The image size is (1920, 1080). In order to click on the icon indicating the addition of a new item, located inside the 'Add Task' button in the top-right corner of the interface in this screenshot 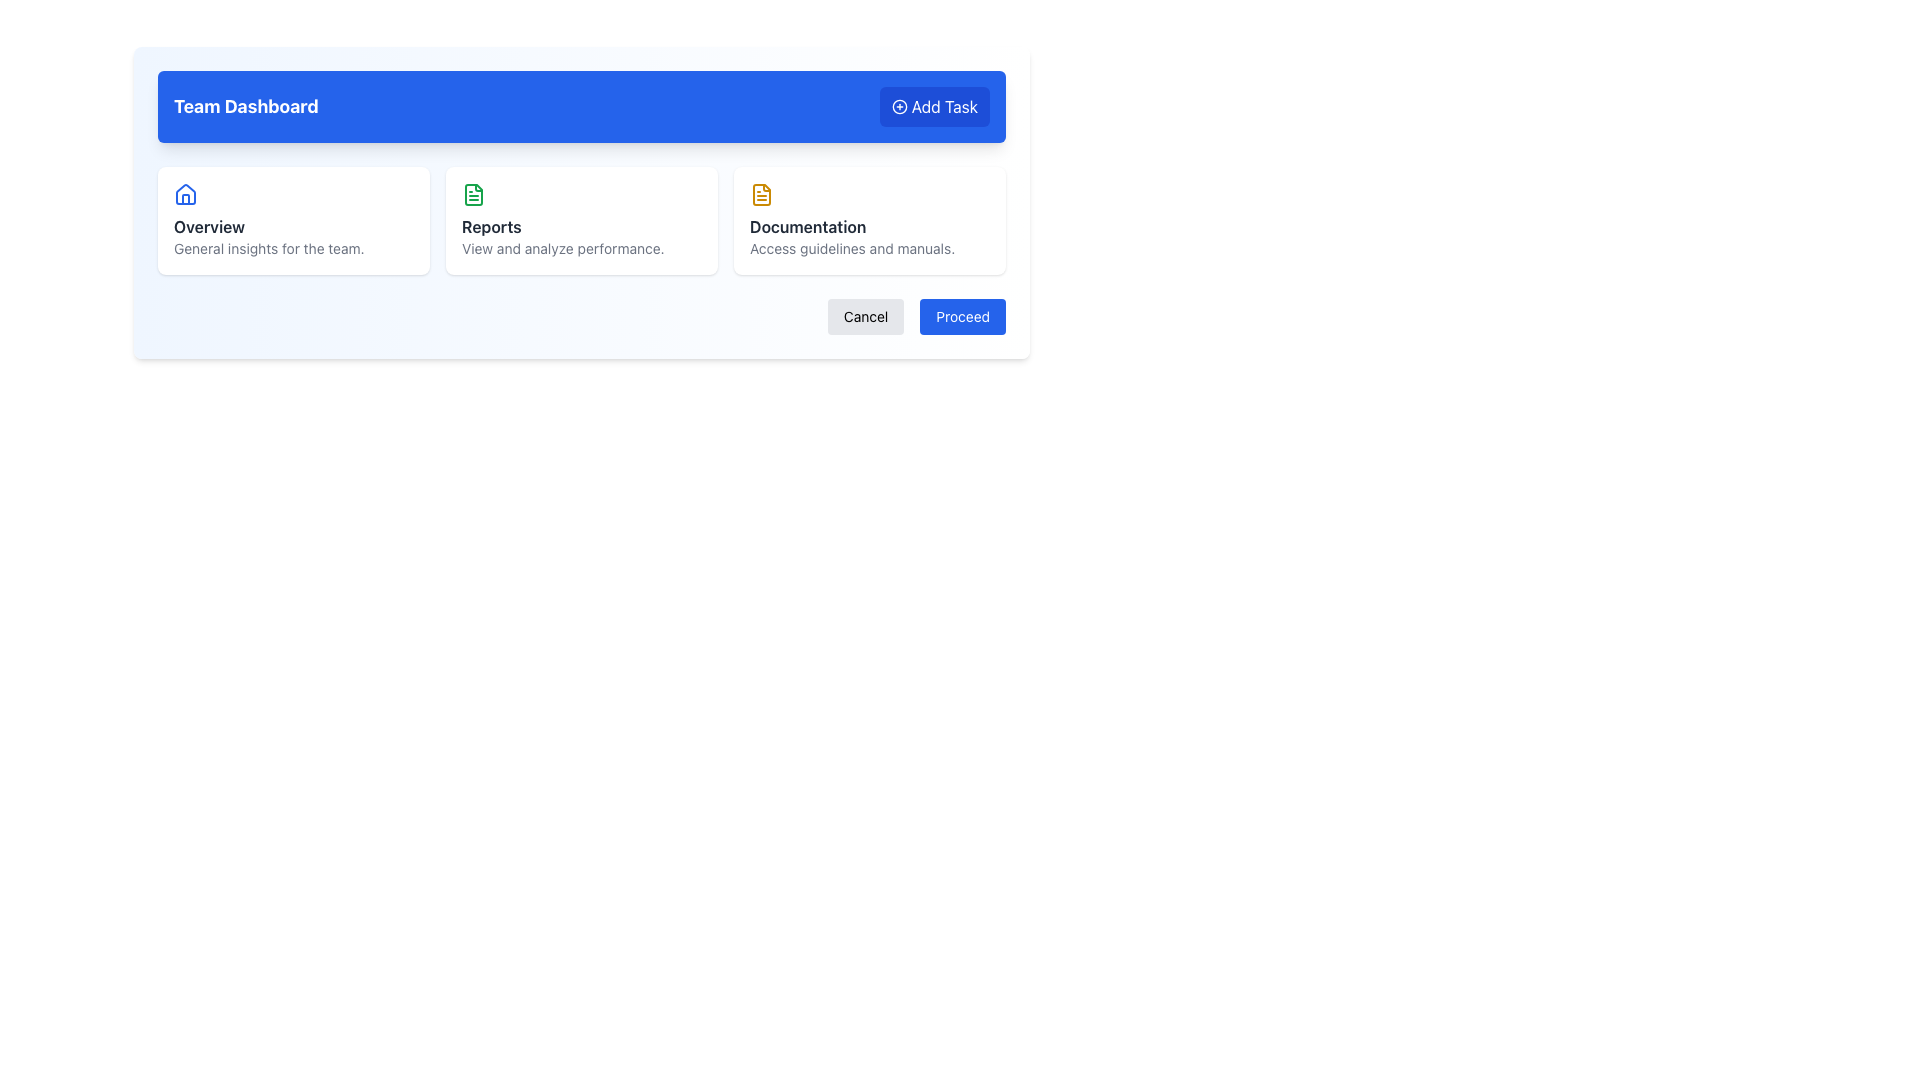, I will do `click(898, 107)`.